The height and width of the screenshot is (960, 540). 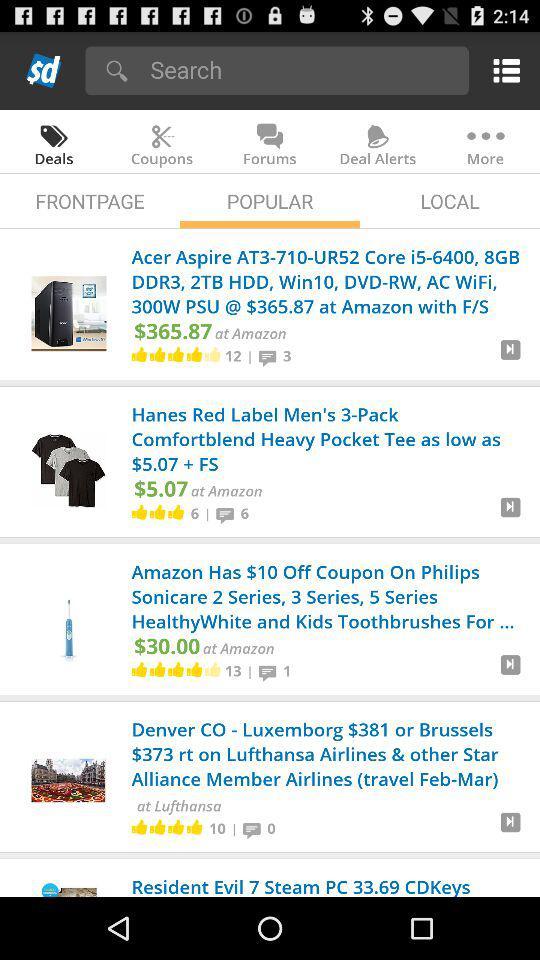 What do you see at coordinates (270, 201) in the screenshot?
I see `popular item` at bounding box center [270, 201].